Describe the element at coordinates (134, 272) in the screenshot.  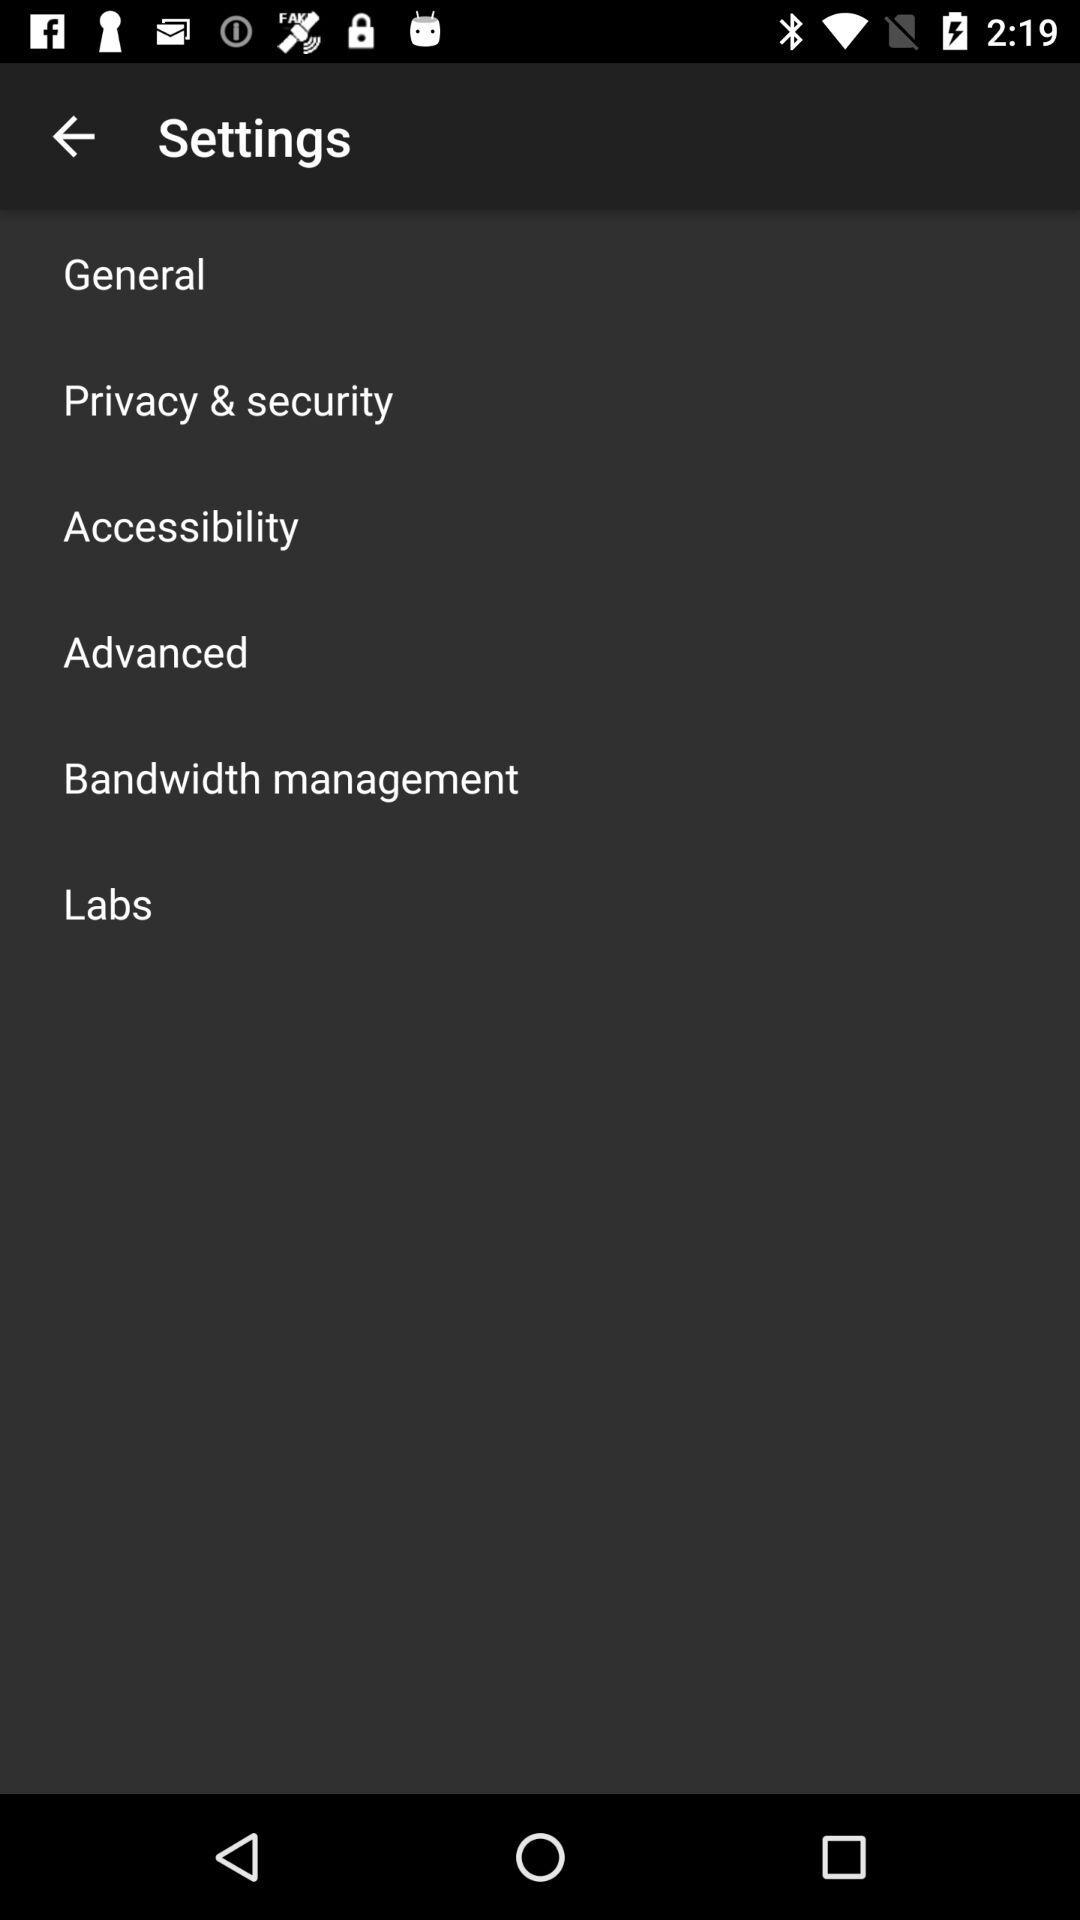
I see `general` at that location.